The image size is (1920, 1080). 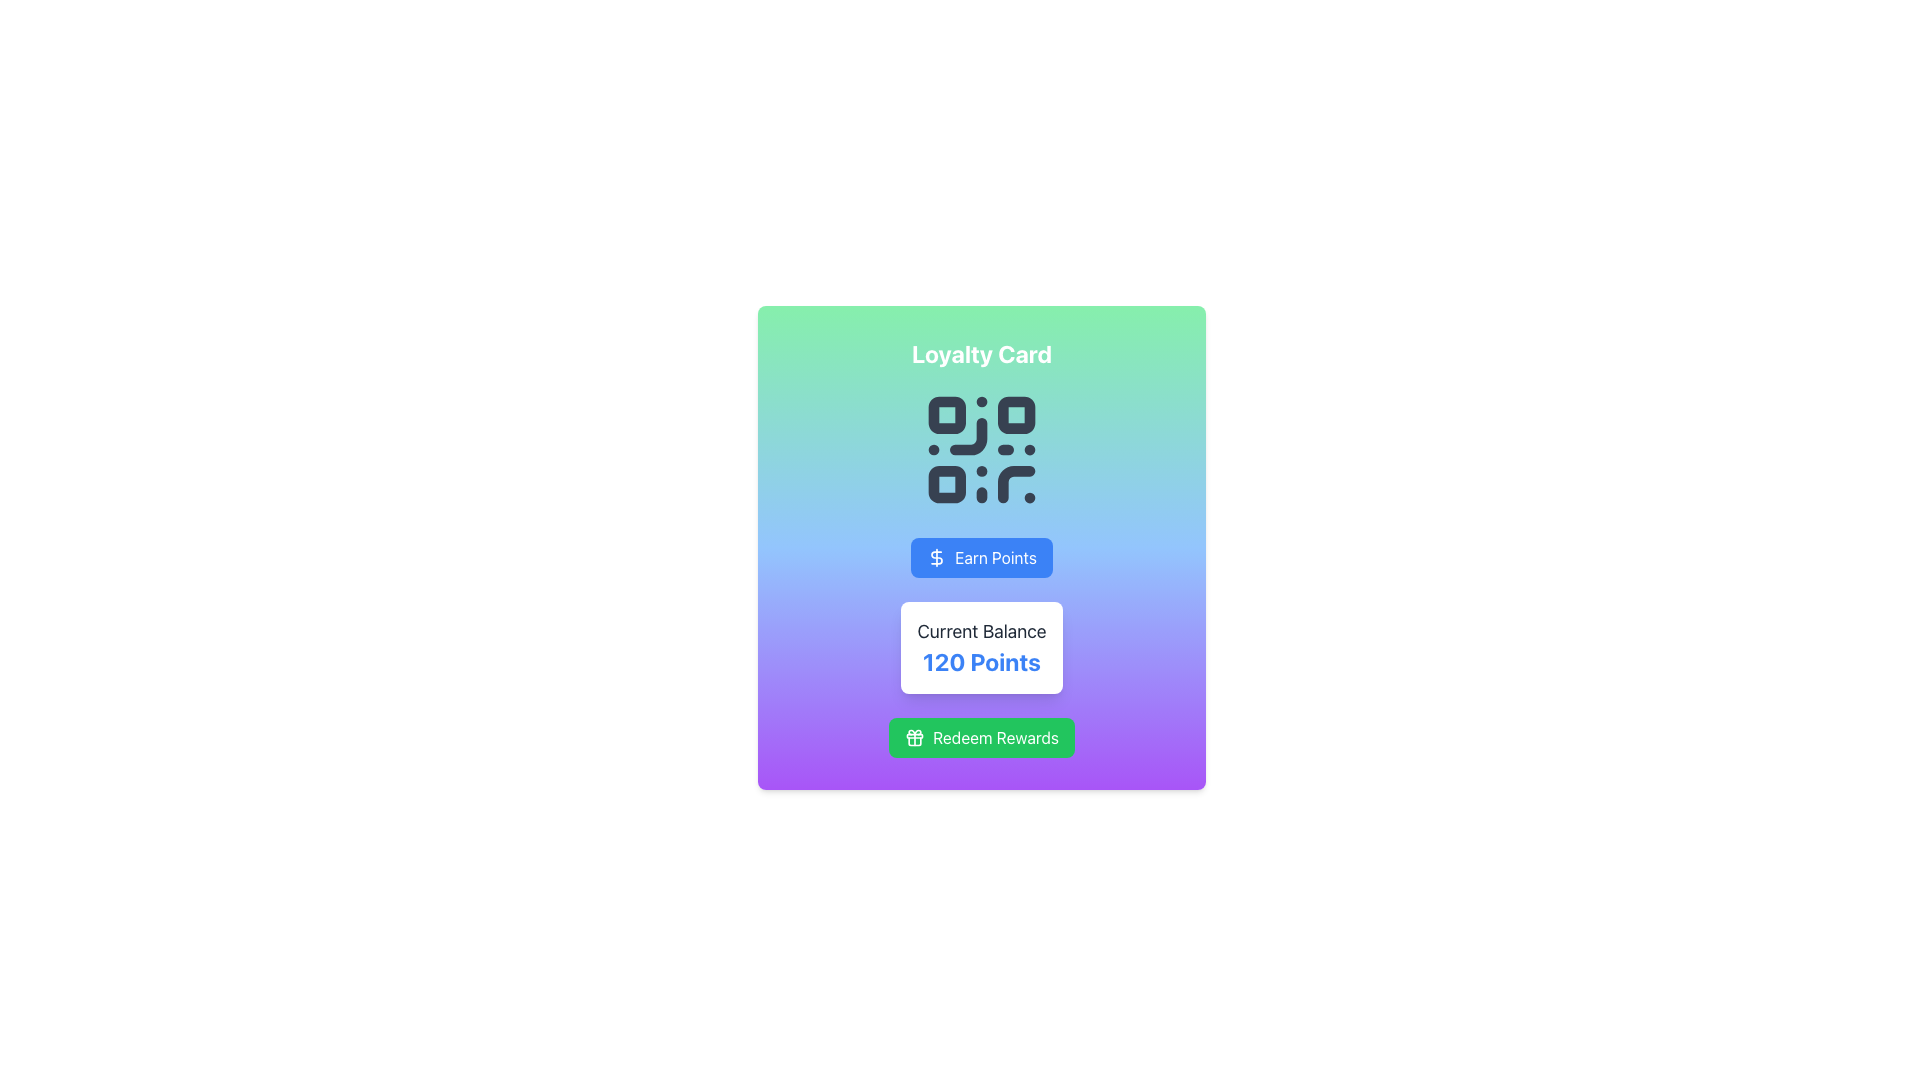 I want to click on the green button labeled 'Redeem Rewards' that contains an icon resembling a gift box with a decorative bow on top, so click(x=914, y=737).